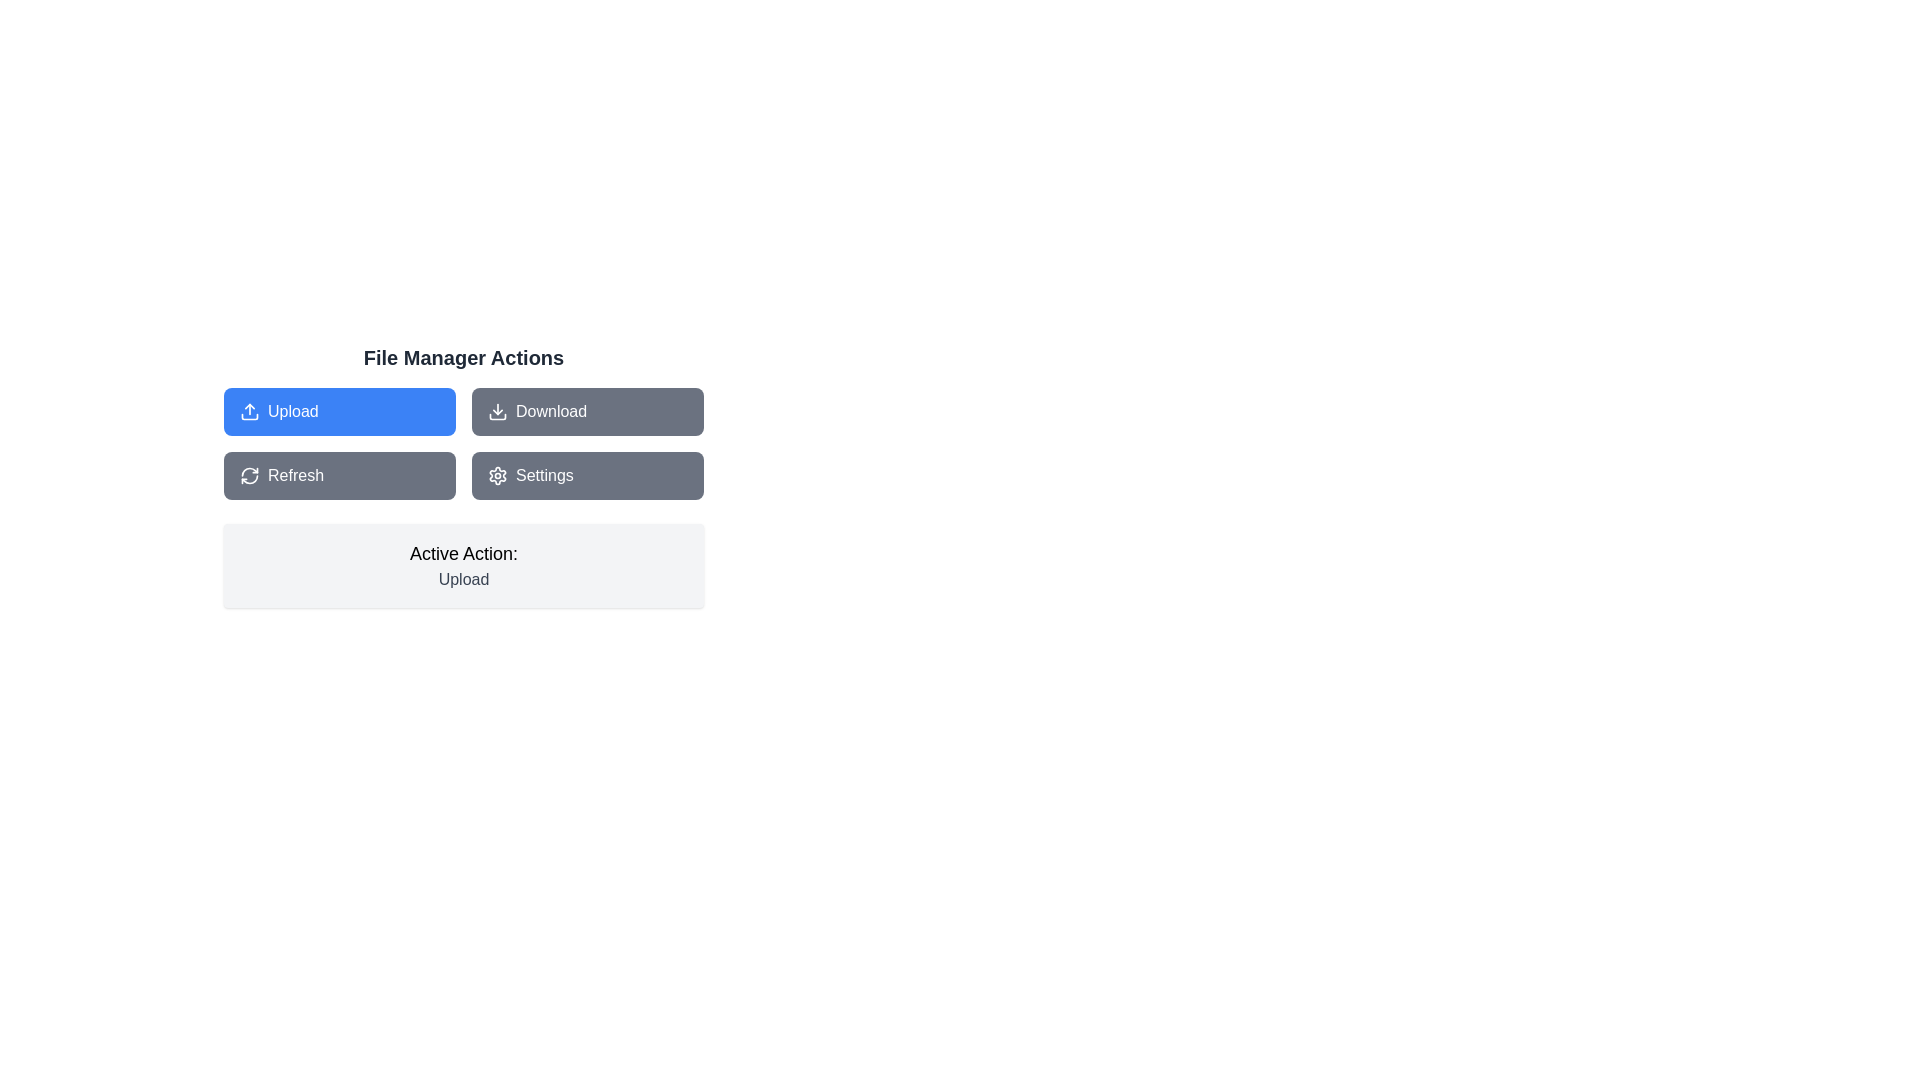 The height and width of the screenshot is (1080, 1920). I want to click on the 'Download' text label which indicates the button's purpose to trigger a download action, so click(551, 411).